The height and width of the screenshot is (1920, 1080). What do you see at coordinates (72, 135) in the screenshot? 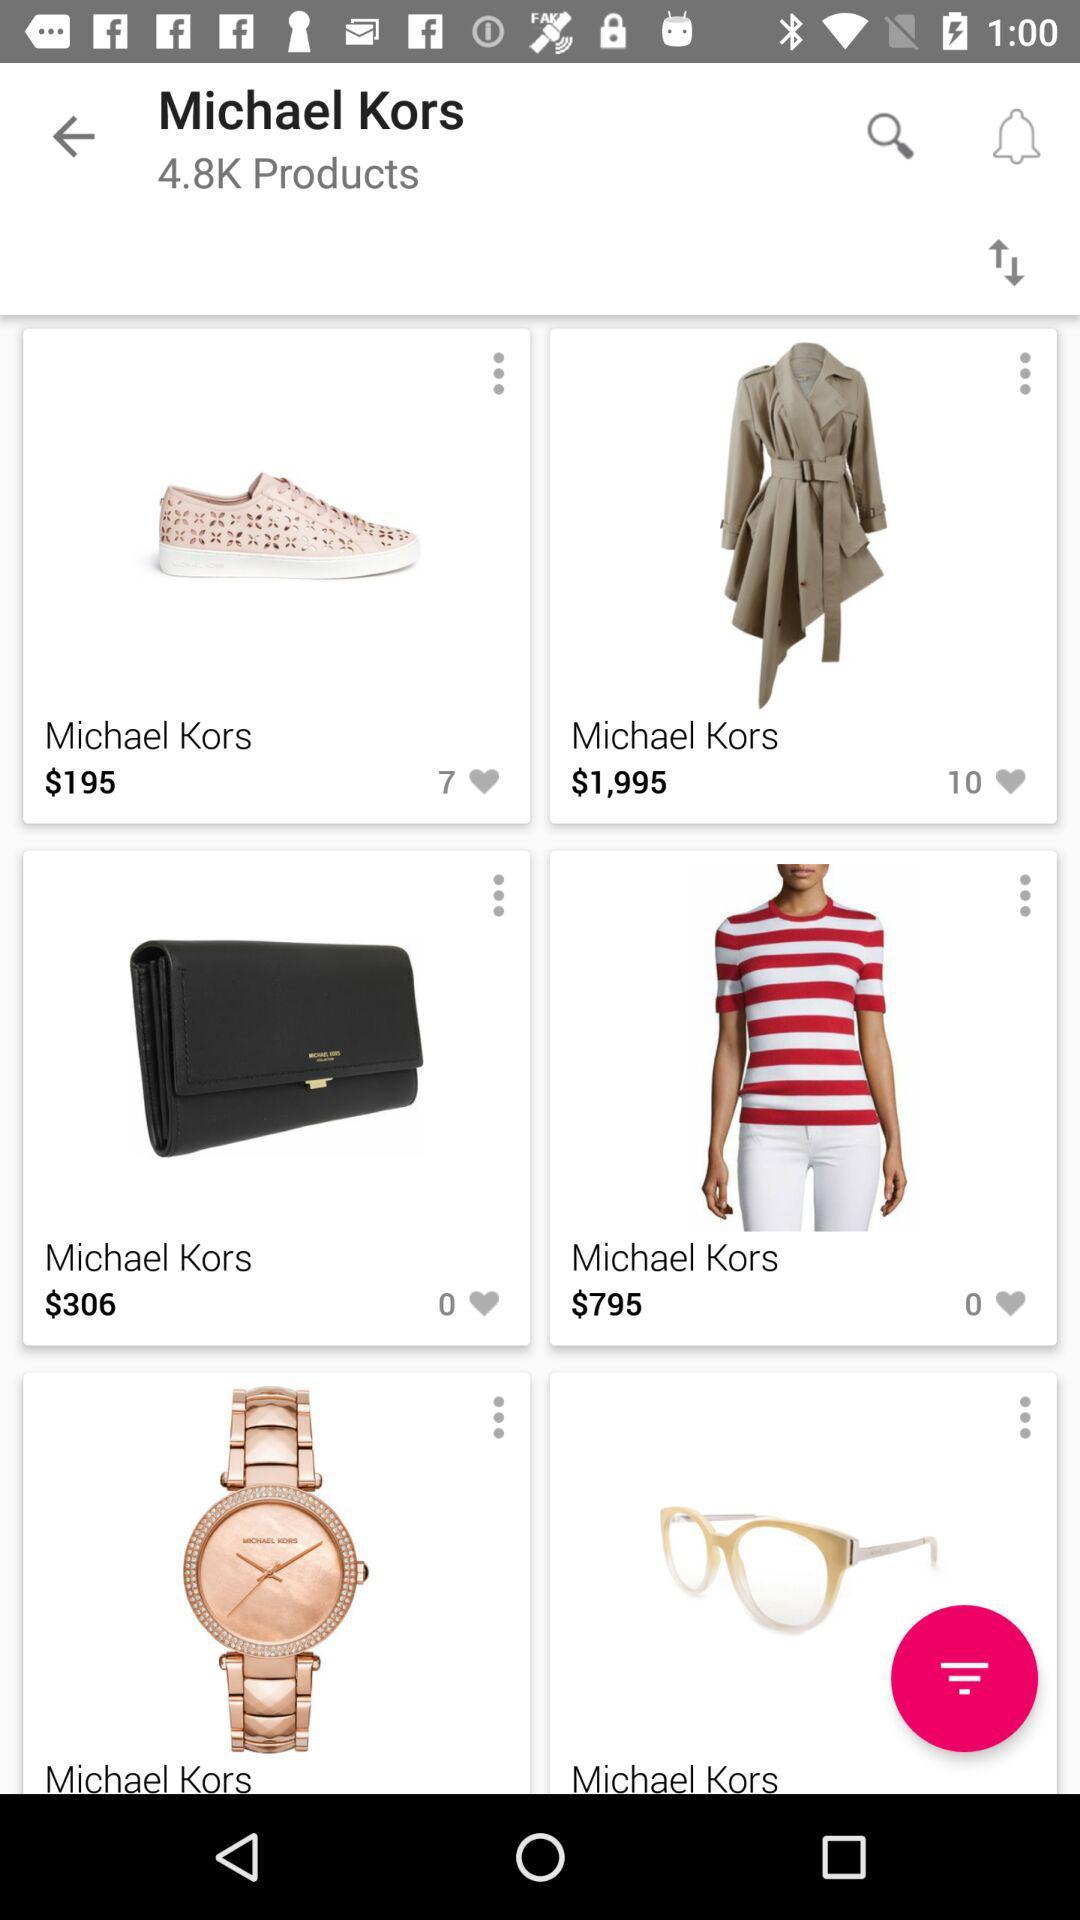
I see `icon to the left of michael kors app` at bounding box center [72, 135].